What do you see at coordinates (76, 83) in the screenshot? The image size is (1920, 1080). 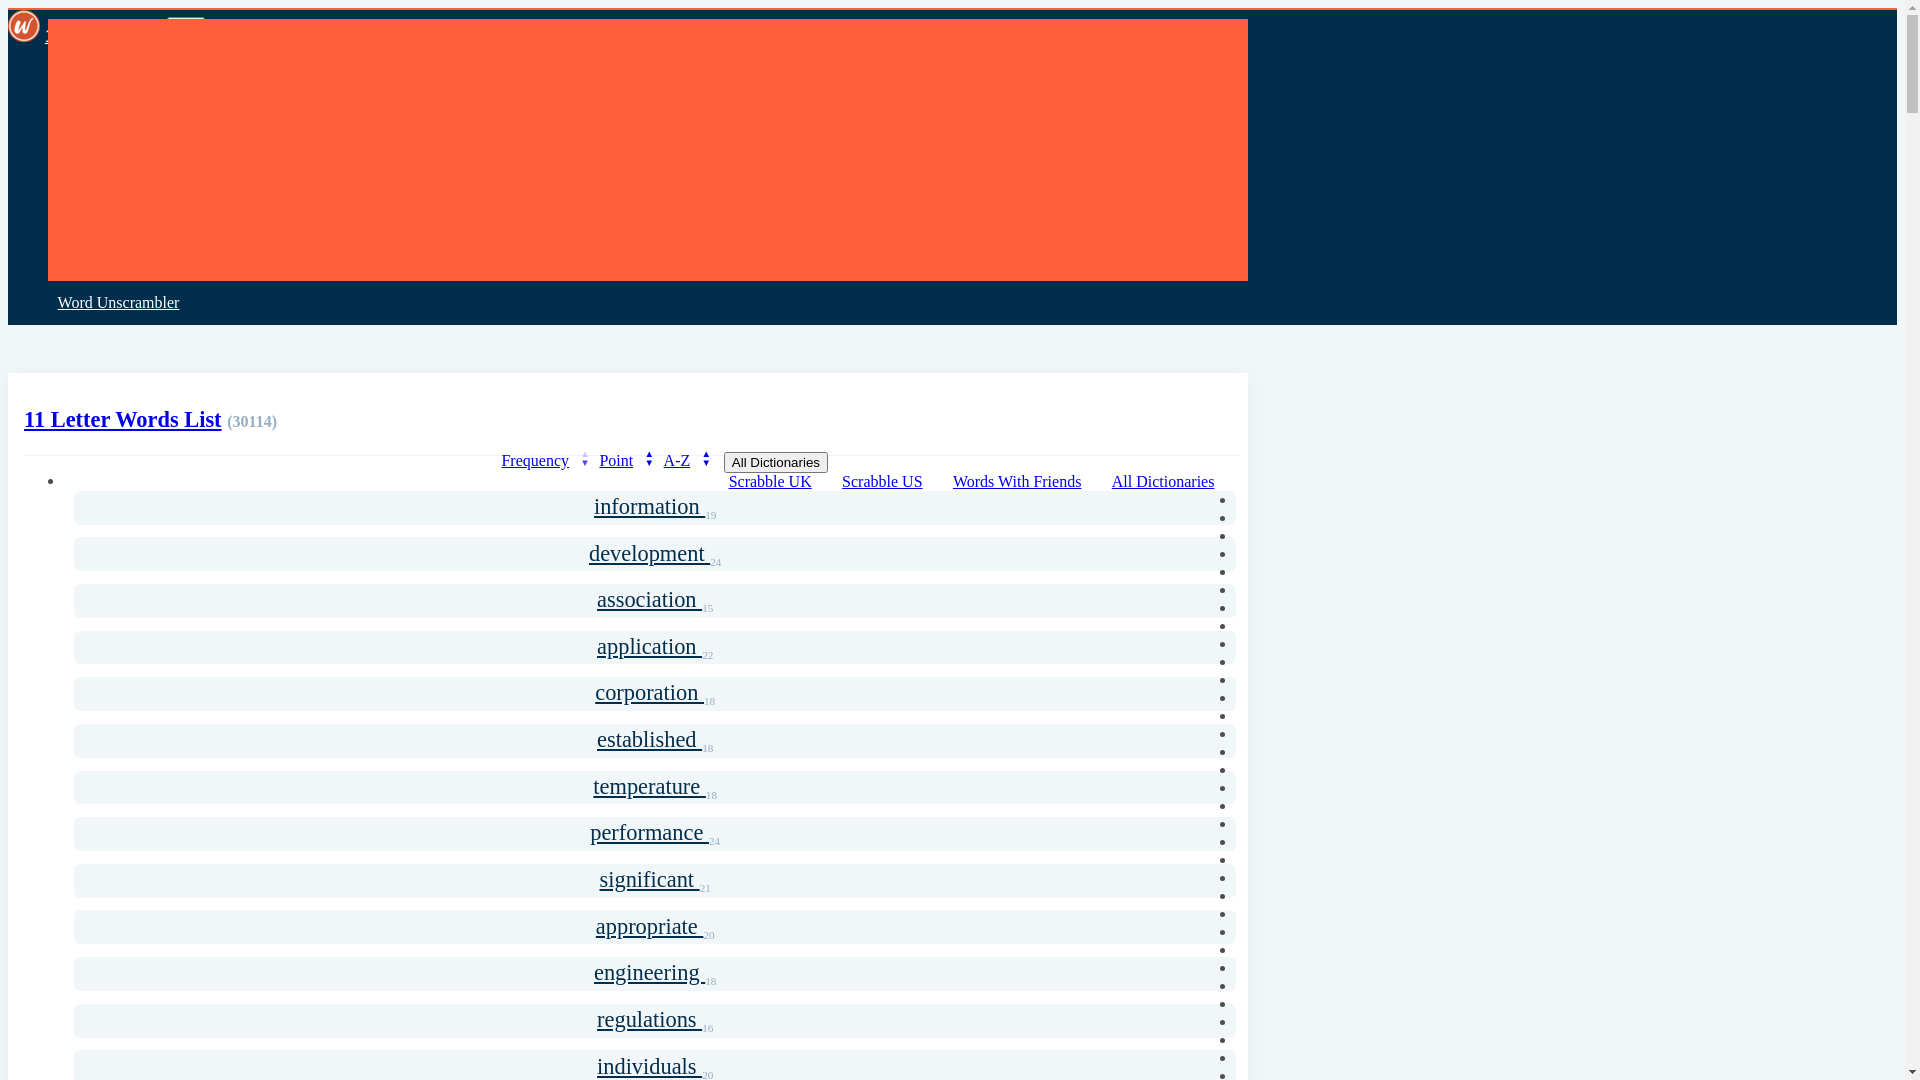 I see `'Home'` at bounding box center [76, 83].